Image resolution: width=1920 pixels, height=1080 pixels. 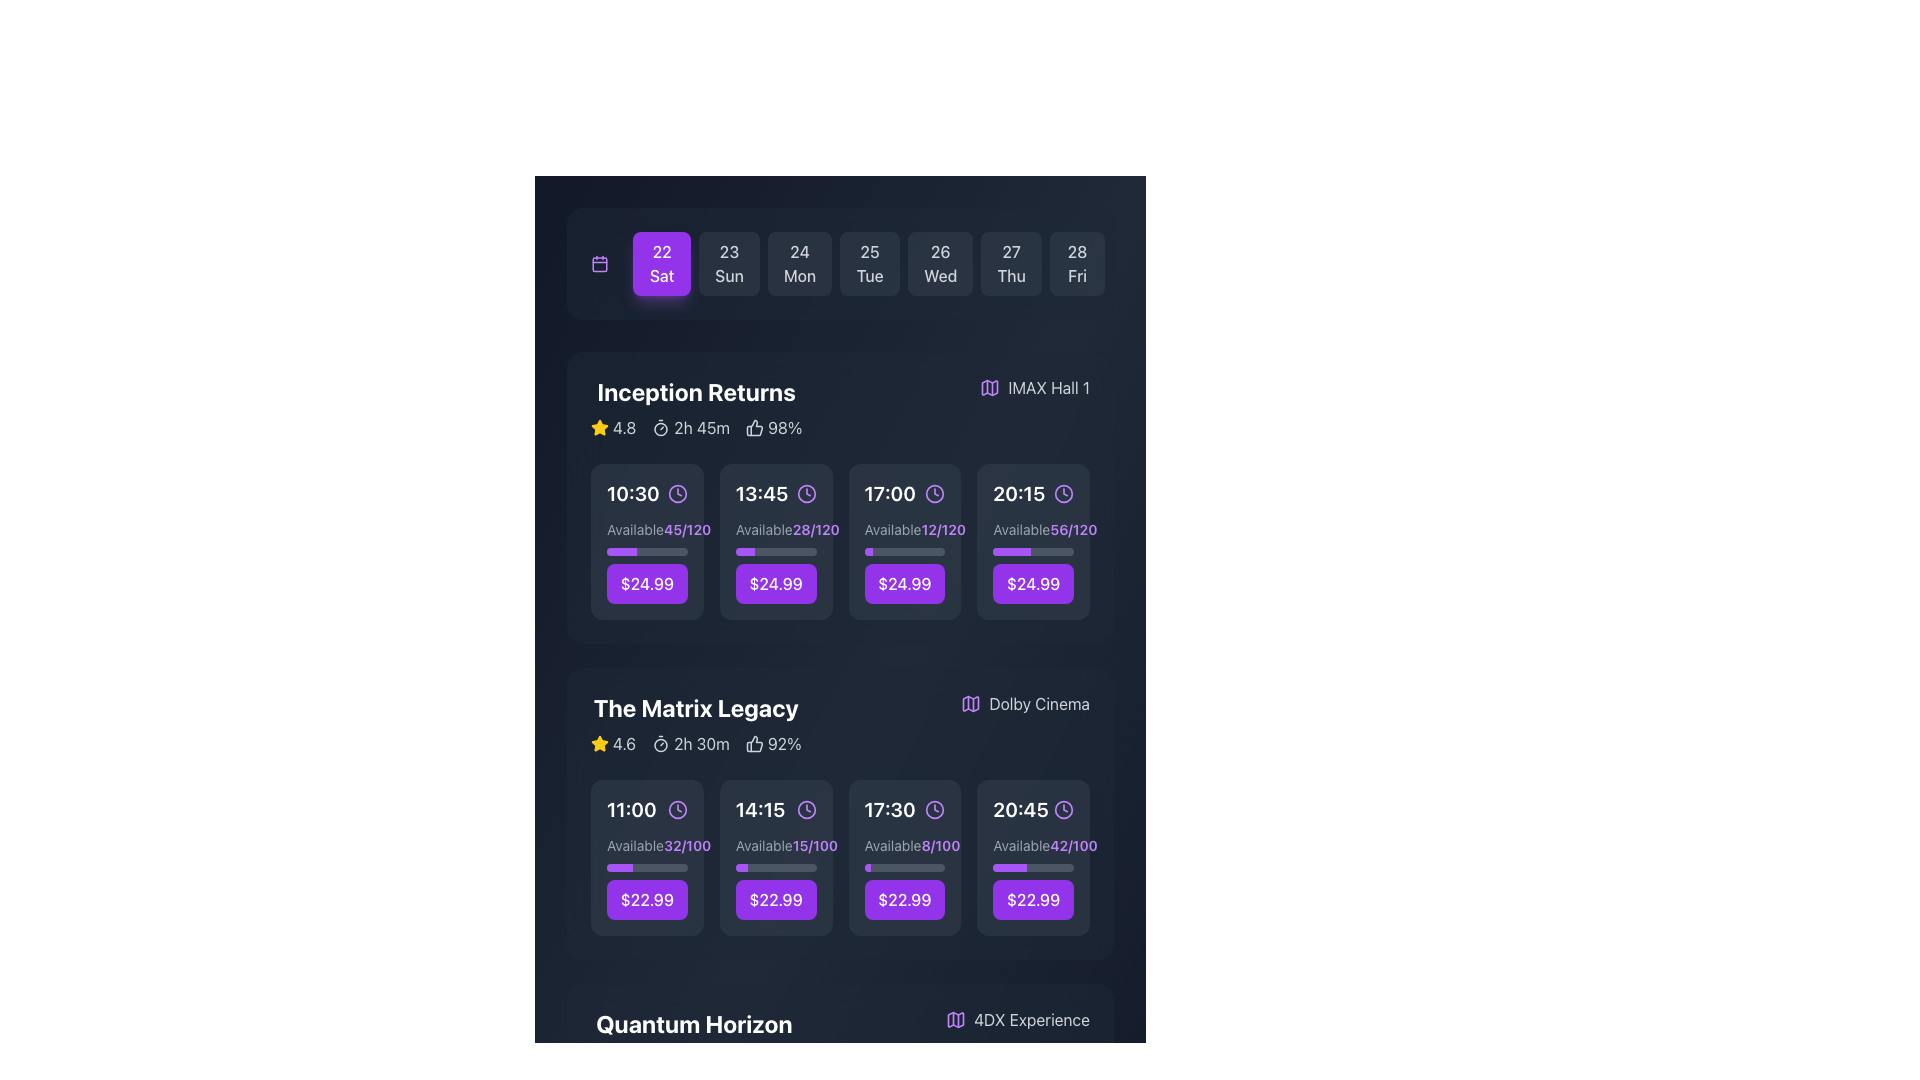 I want to click on the purchase button for the movie 'The Matrix Legacy' at the time slot '14:15' to trigger the hover effect, so click(x=775, y=898).